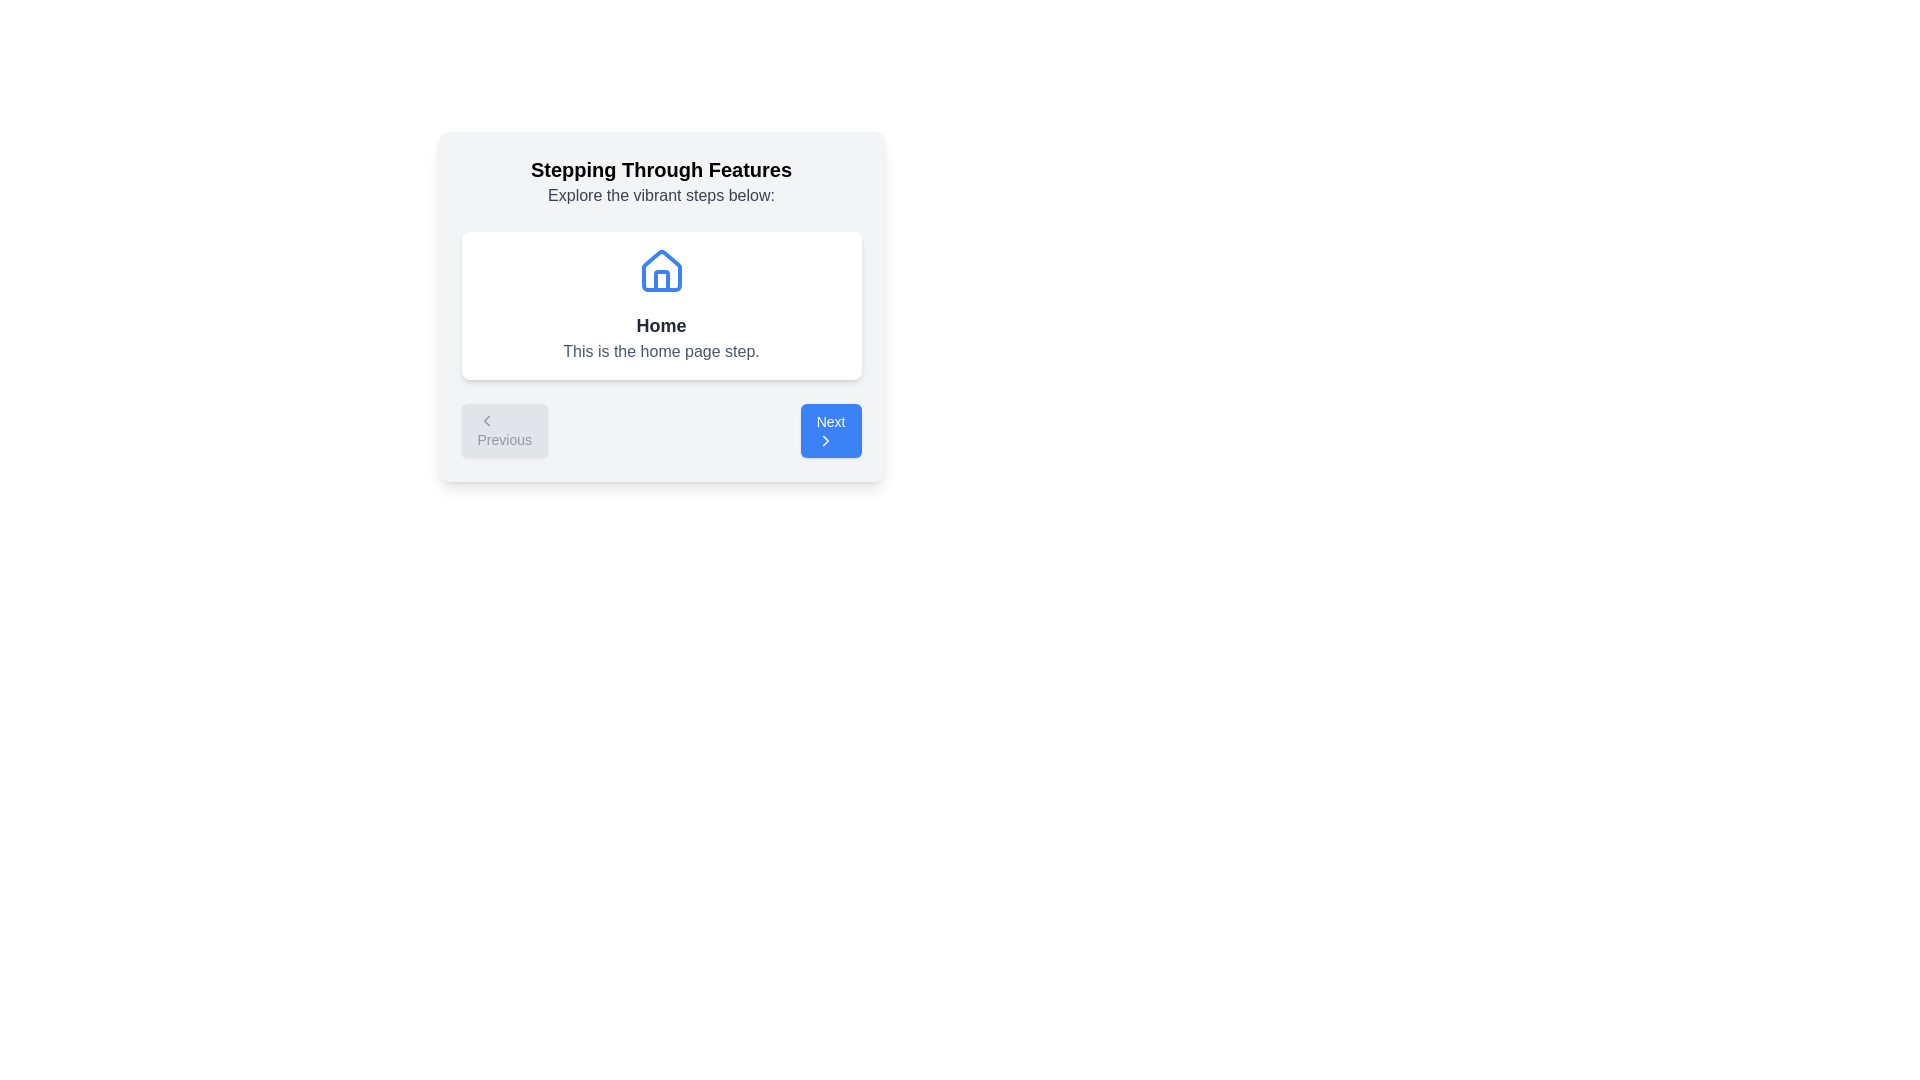  What do you see at coordinates (661, 272) in the screenshot?
I see `the 'Home' icon, which is represented by a house symbol and is located in the center of the card section above the 'Home' label` at bounding box center [661, 272].